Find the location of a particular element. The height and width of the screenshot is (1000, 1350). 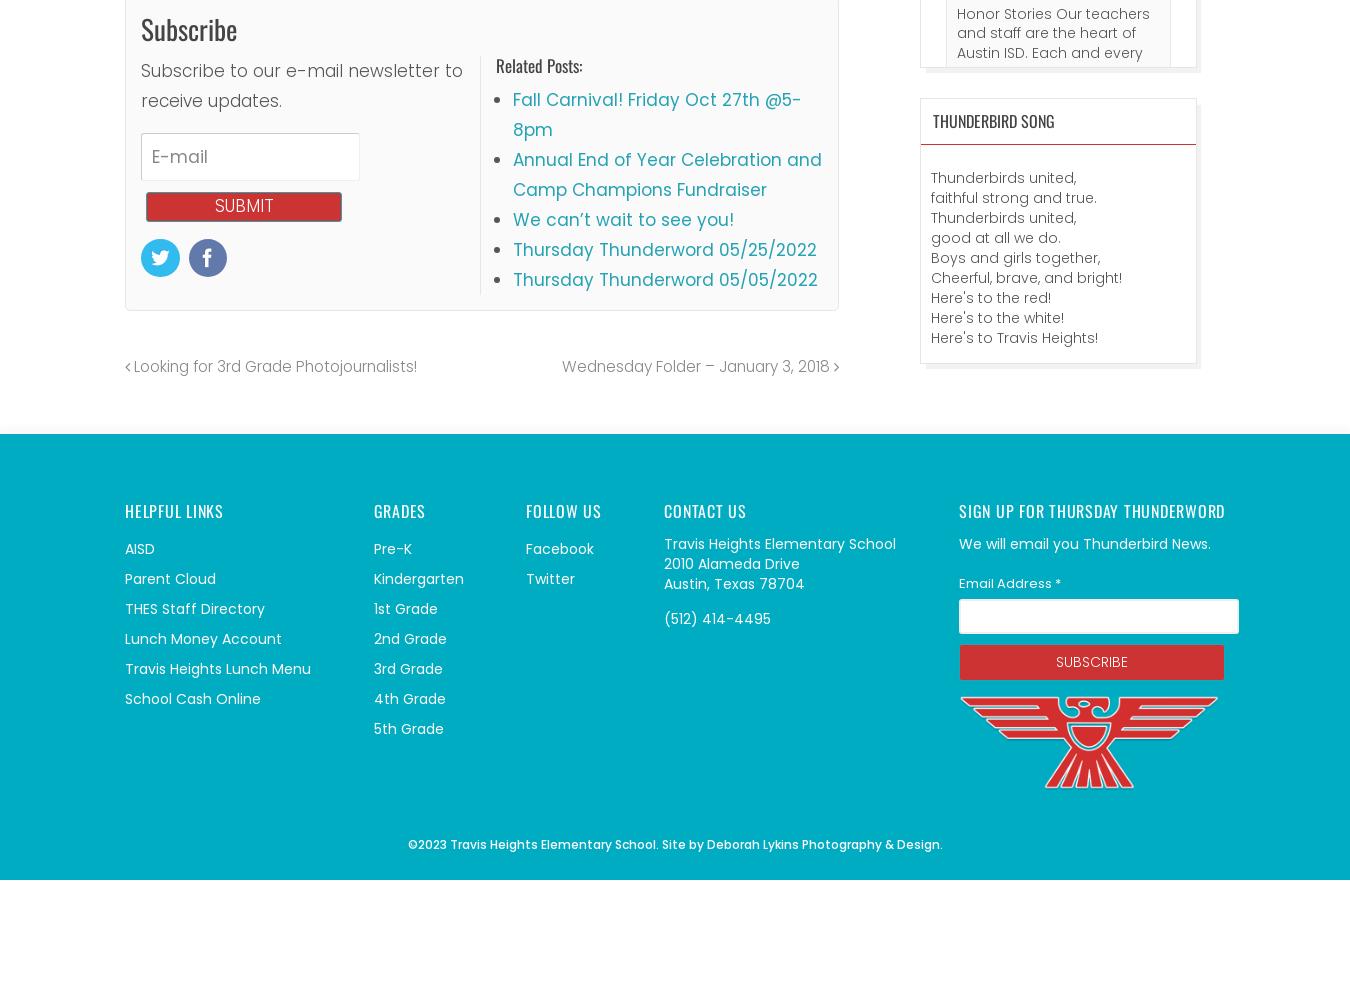

'Sign Up for Thursday ThunderWord' is located at coordinates (1092, 510).